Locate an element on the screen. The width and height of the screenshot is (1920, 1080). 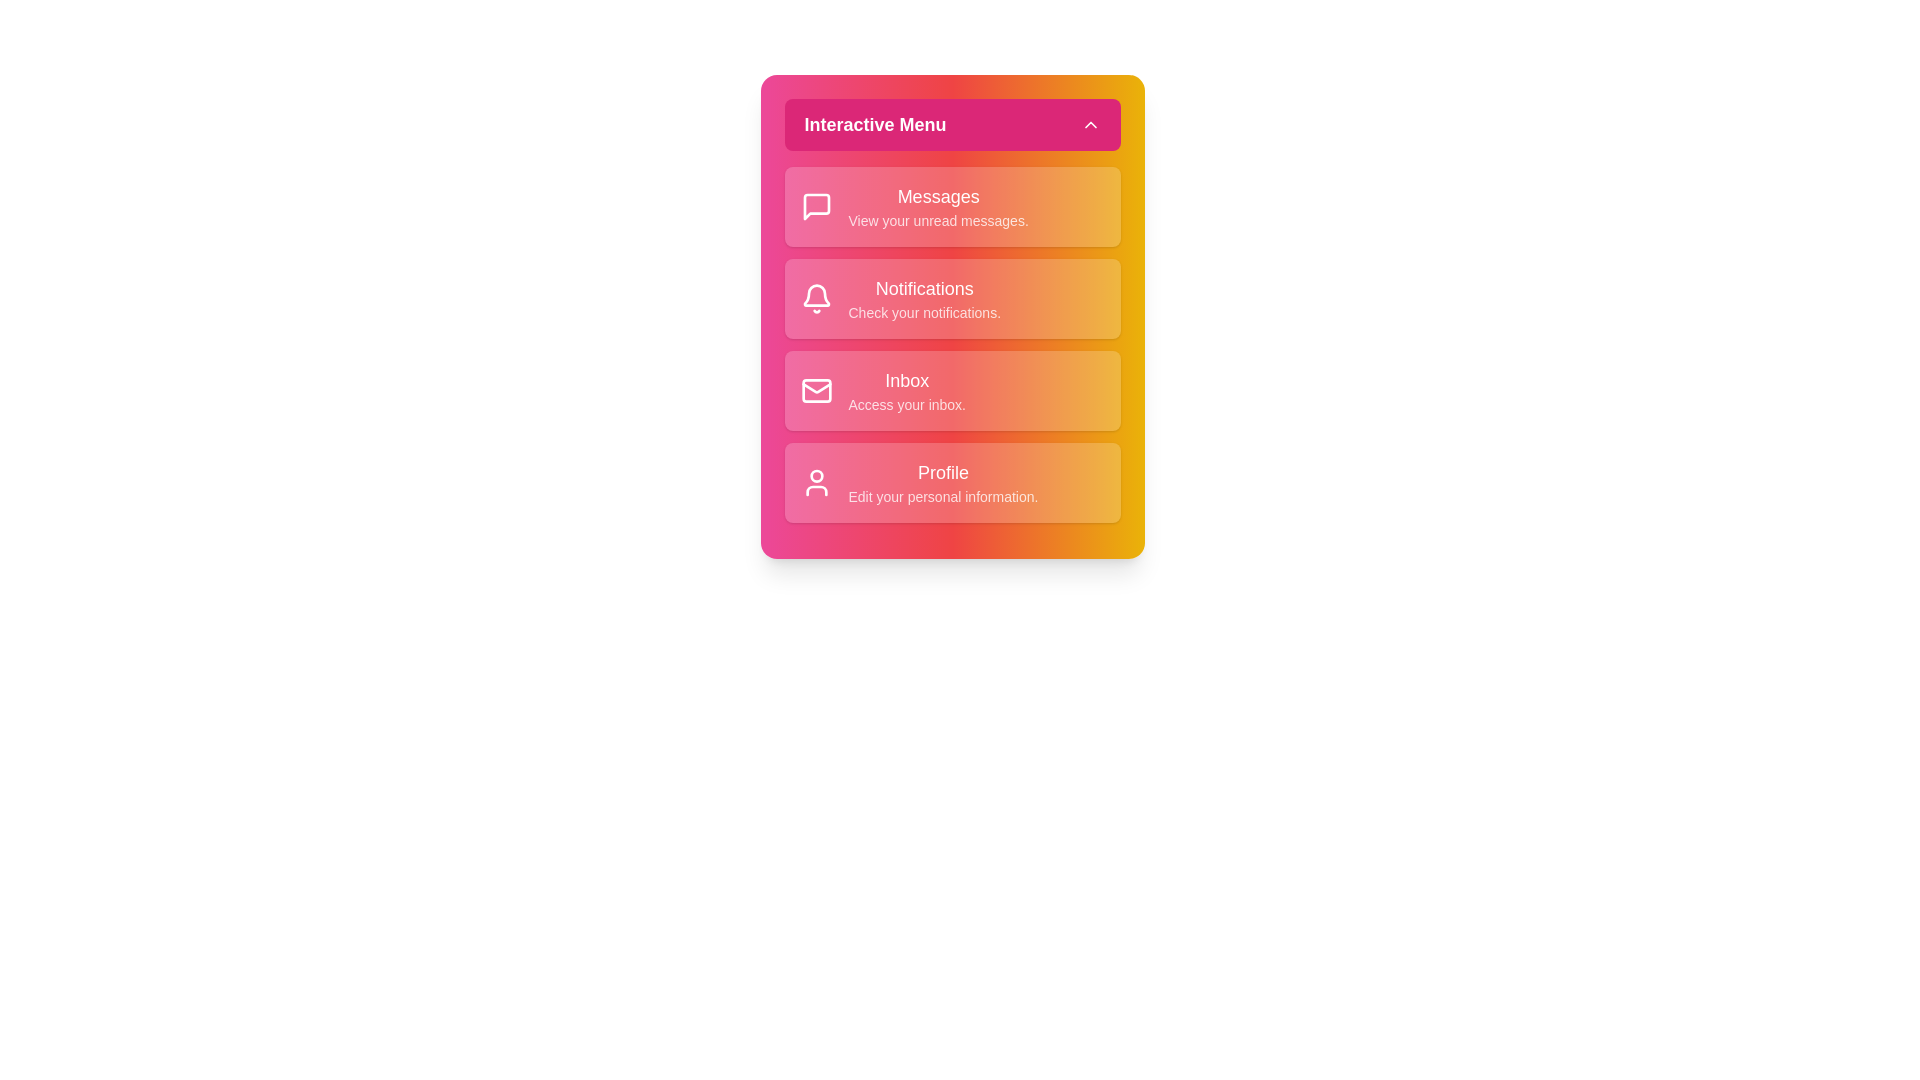
header button to toggle the menu visibility is located at coordinates (951, 124).